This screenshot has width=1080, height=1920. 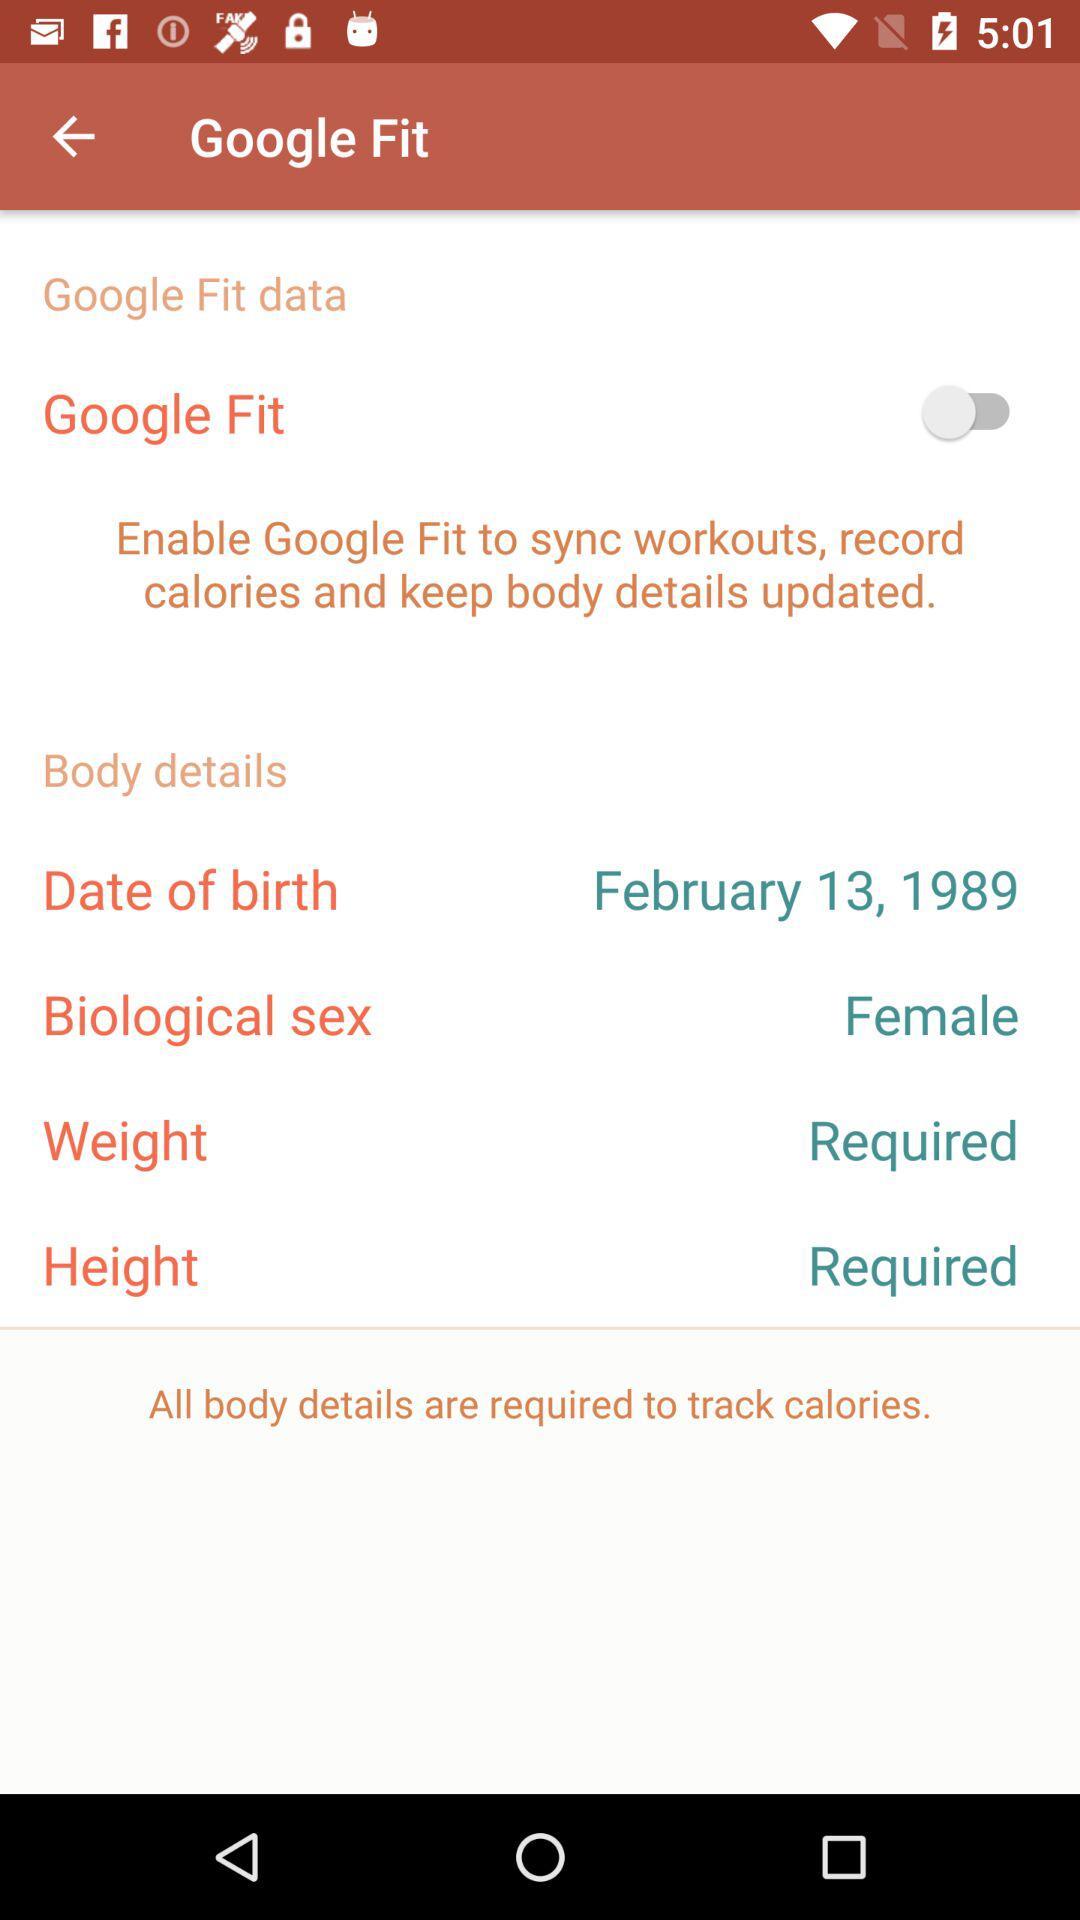 What do you see at coordinates (974, 411) in the screenshot?
I see `item to the right of google fit` at bounding box center [974, 411].